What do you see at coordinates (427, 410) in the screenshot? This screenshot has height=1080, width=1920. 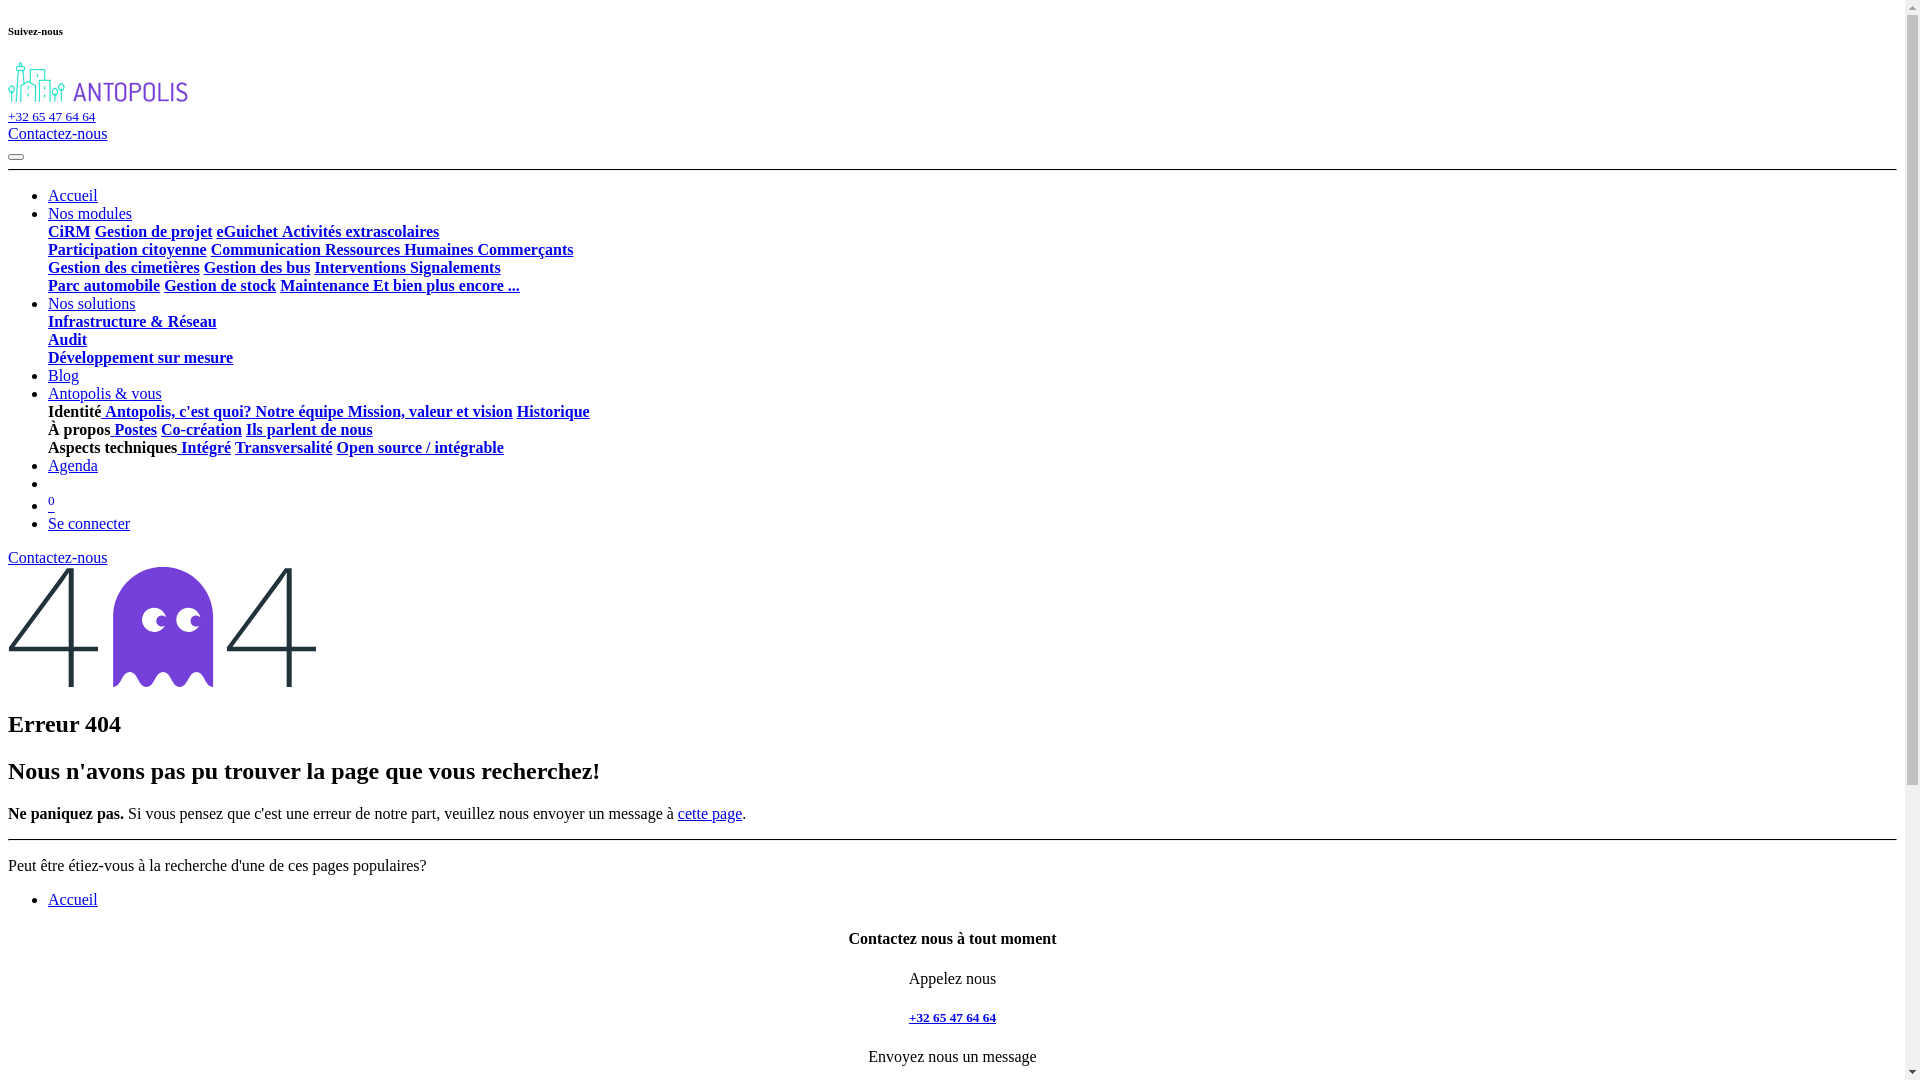 I see `'Mission, valeur et vision'` at bounding box center [427, 410].